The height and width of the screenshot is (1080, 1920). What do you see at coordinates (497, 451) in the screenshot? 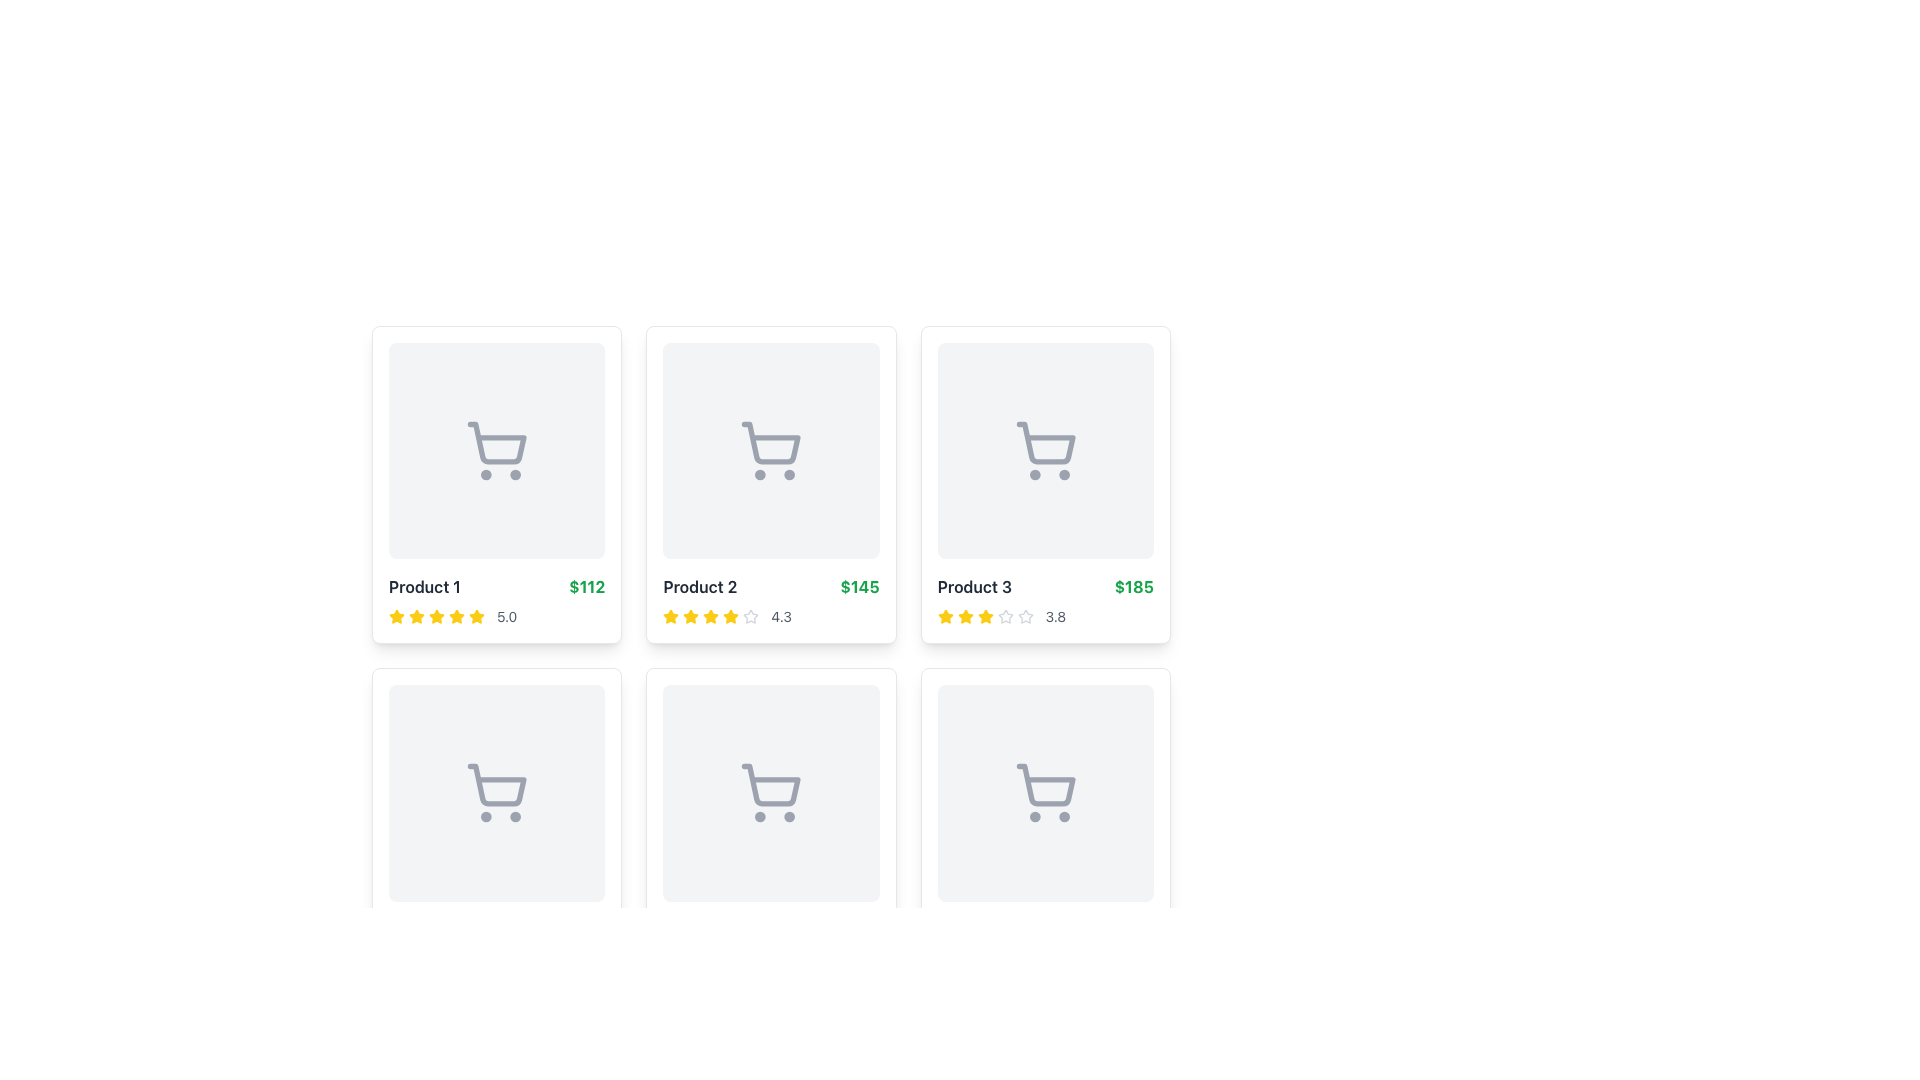
I see `the shopping cart icon located at the center of the thumbnail section in the 'Product 1' card` at bounding box center [497, 451].